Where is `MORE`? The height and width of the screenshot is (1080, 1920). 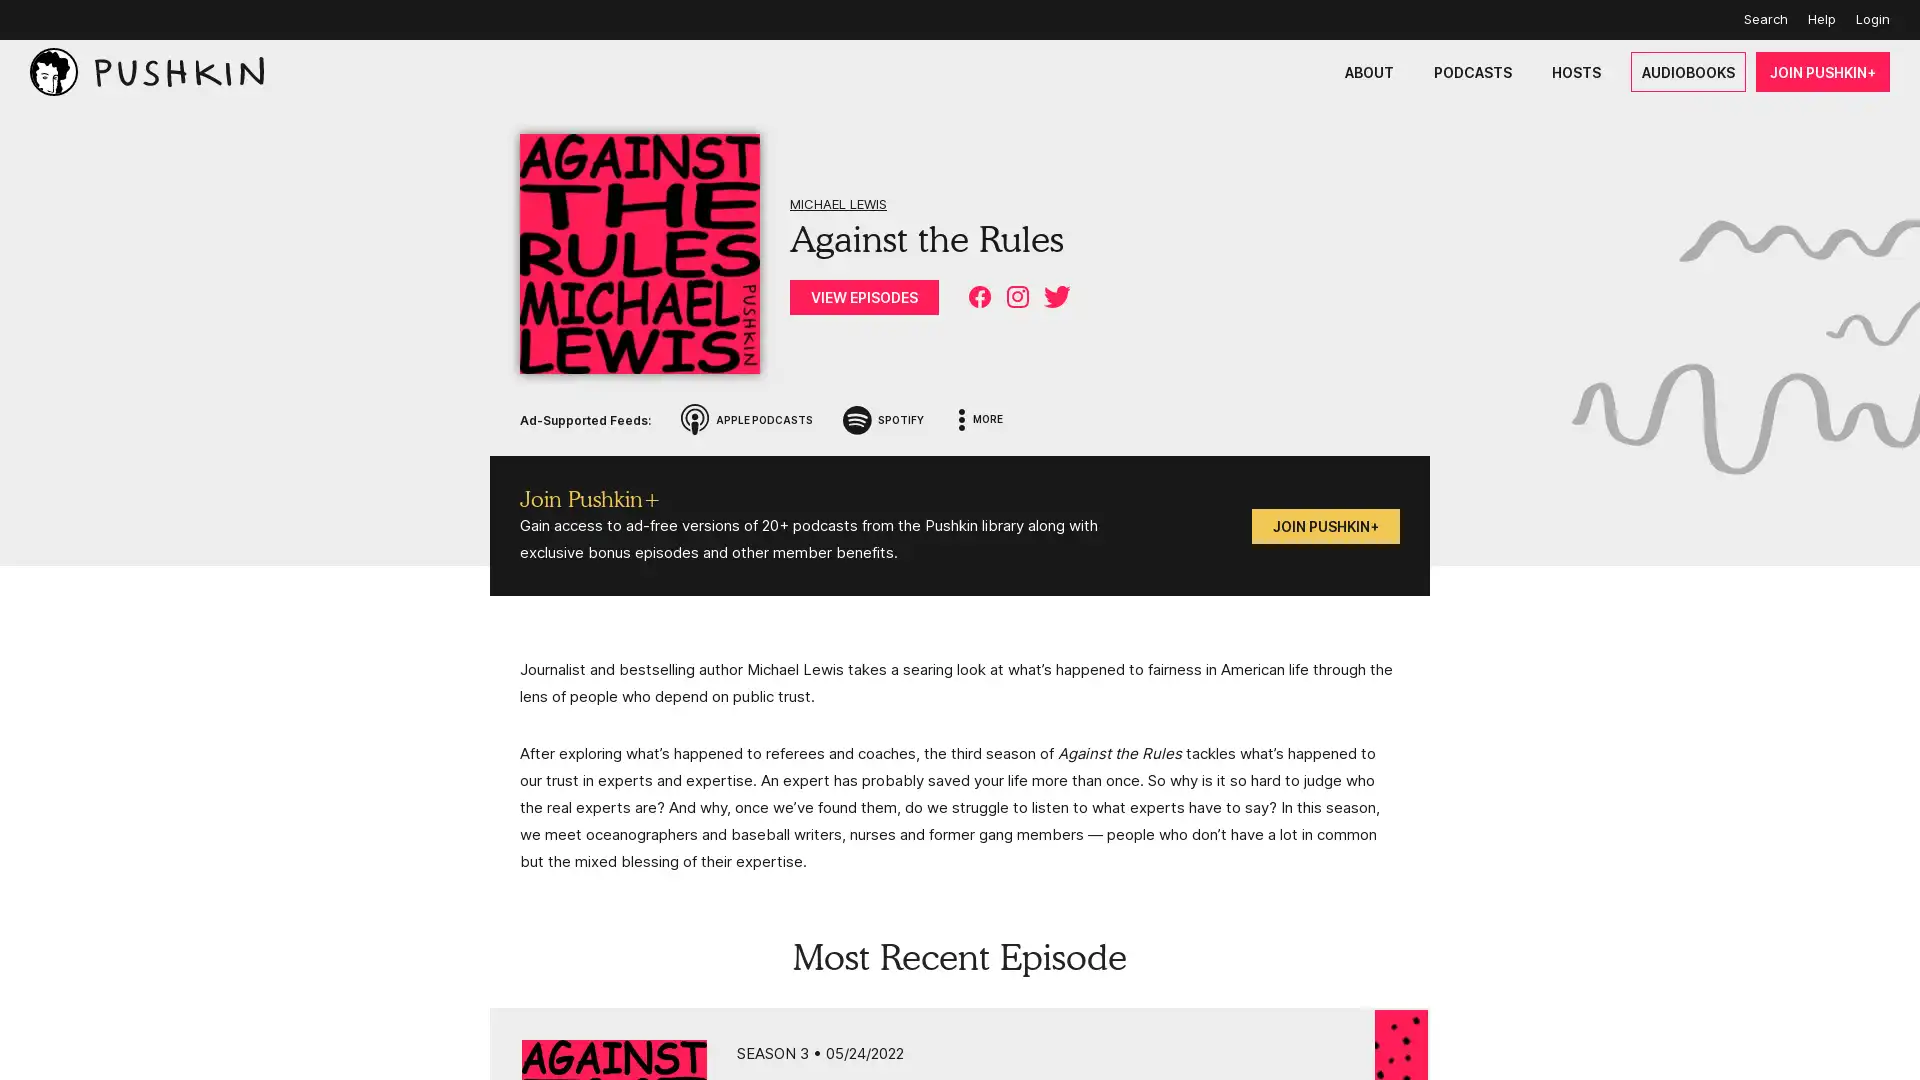 MORE is located at coordinates (982, 419).